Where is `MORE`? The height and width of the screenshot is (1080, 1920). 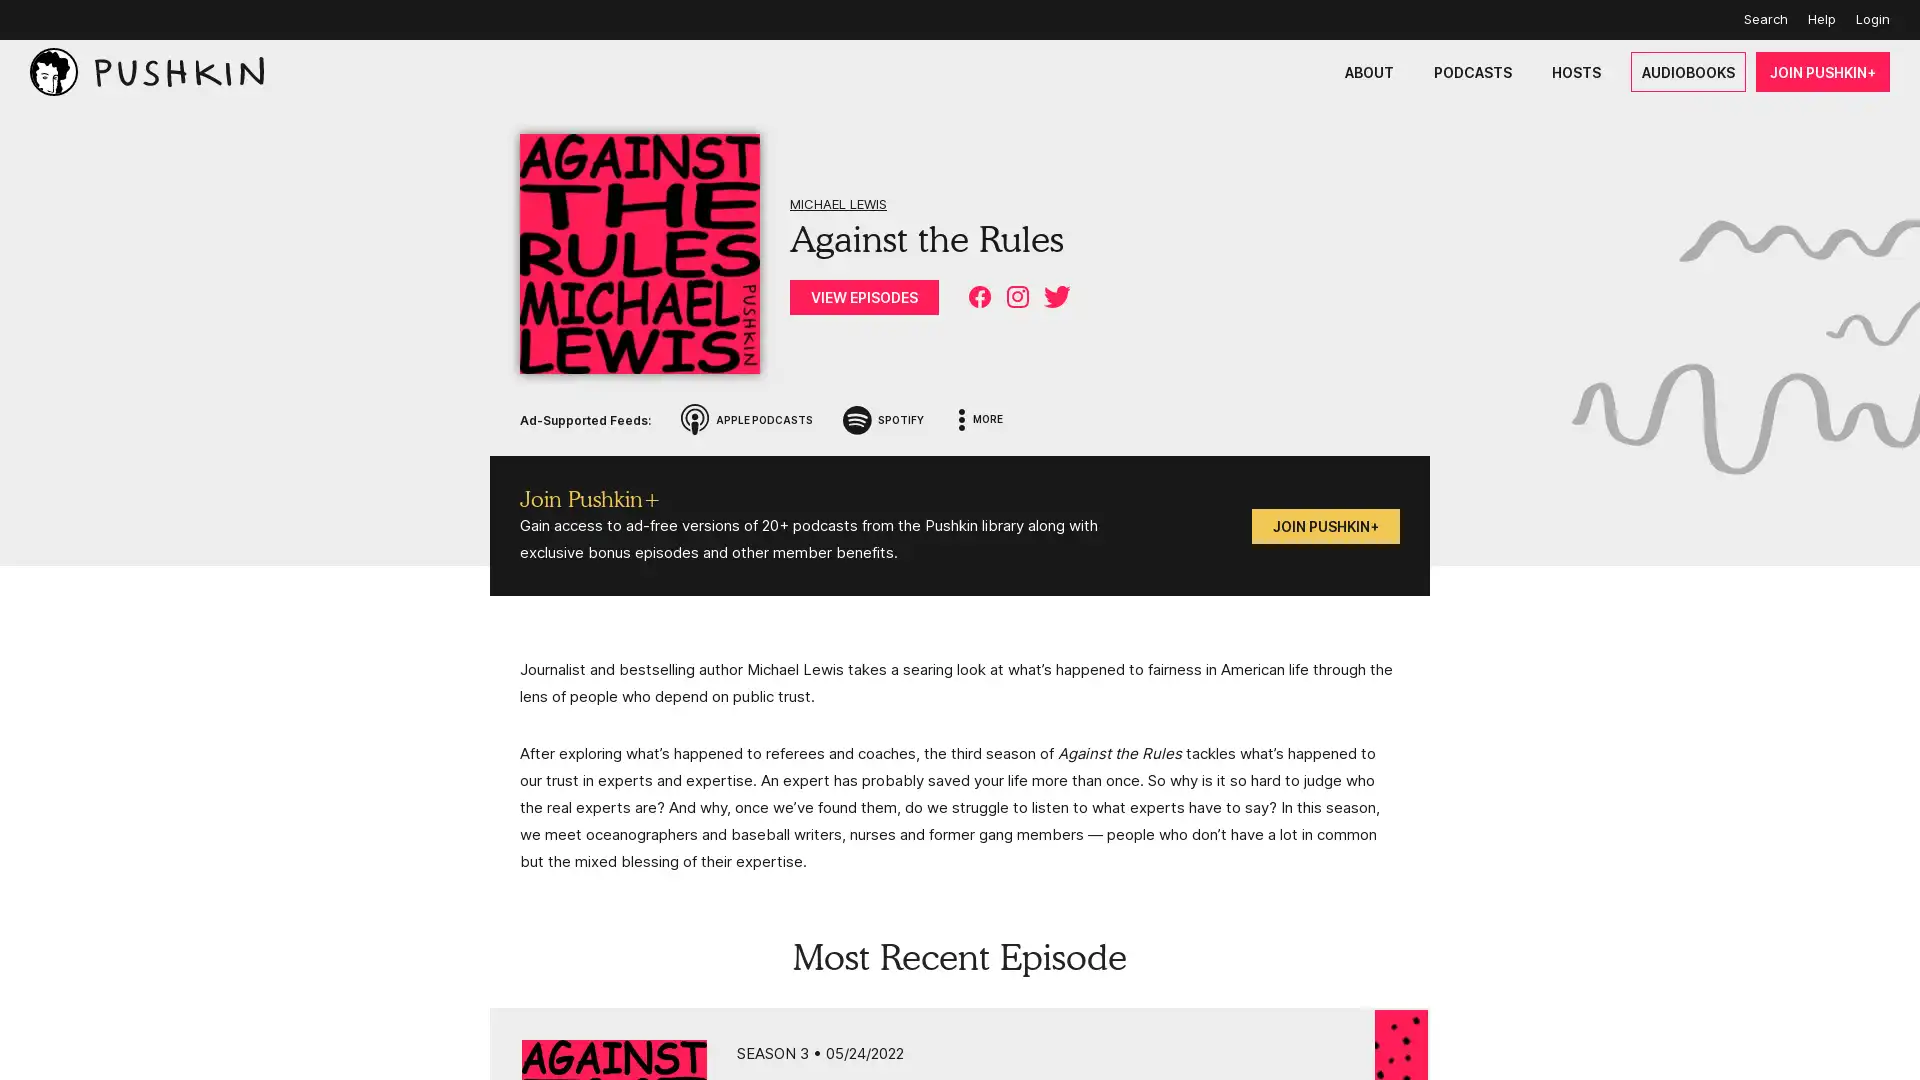 MORE is located at coordinates (982, 419).